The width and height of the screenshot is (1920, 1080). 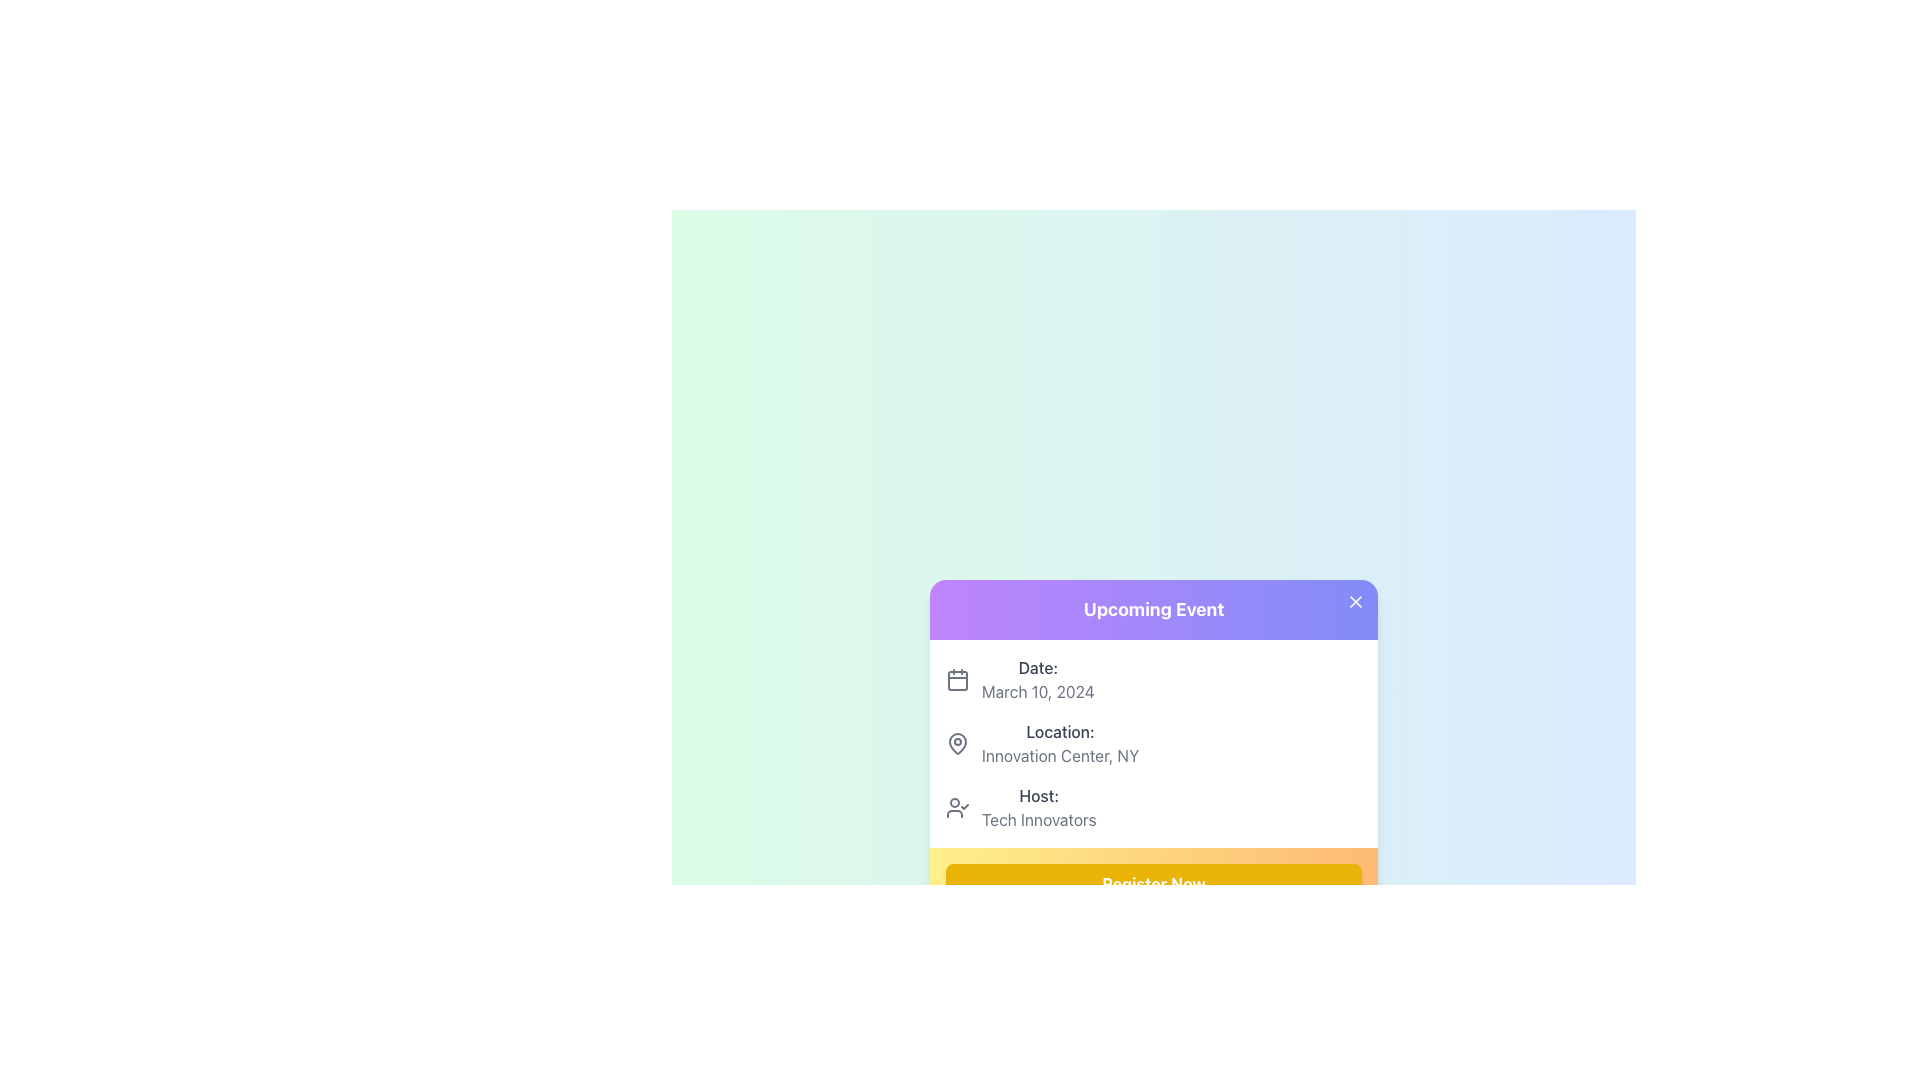 What do you see at coordinates (1059, 756) in the screenshot?
I see `text content displayed in the Text Label that shows the location of the upcoming event, which is located below the 'Location:' label and above the 'Host:' section` at bounding box center [1059, 756].